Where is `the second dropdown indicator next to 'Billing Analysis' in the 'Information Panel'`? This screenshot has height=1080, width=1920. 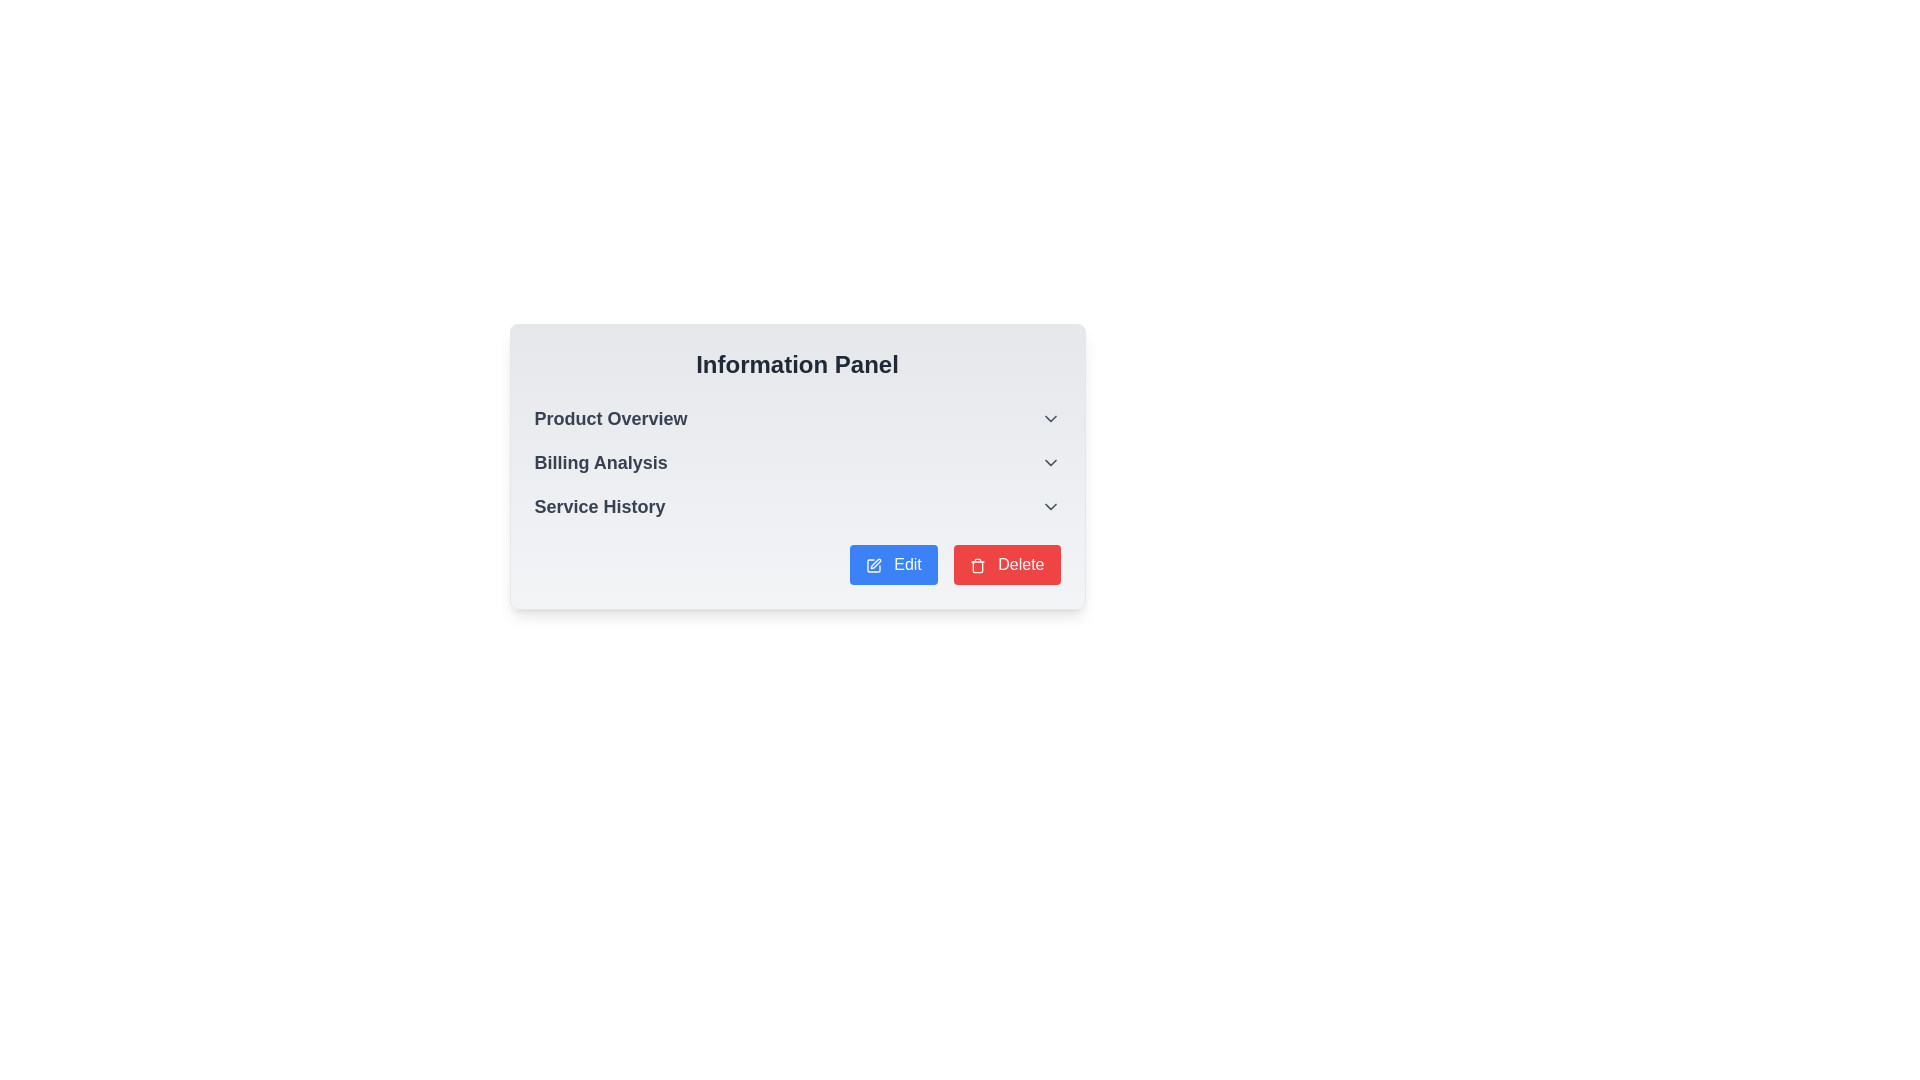
the second dropdown indicator next to 'Billing Analysis' in the 'Information Panel' is located at coordinates (1049, 462).